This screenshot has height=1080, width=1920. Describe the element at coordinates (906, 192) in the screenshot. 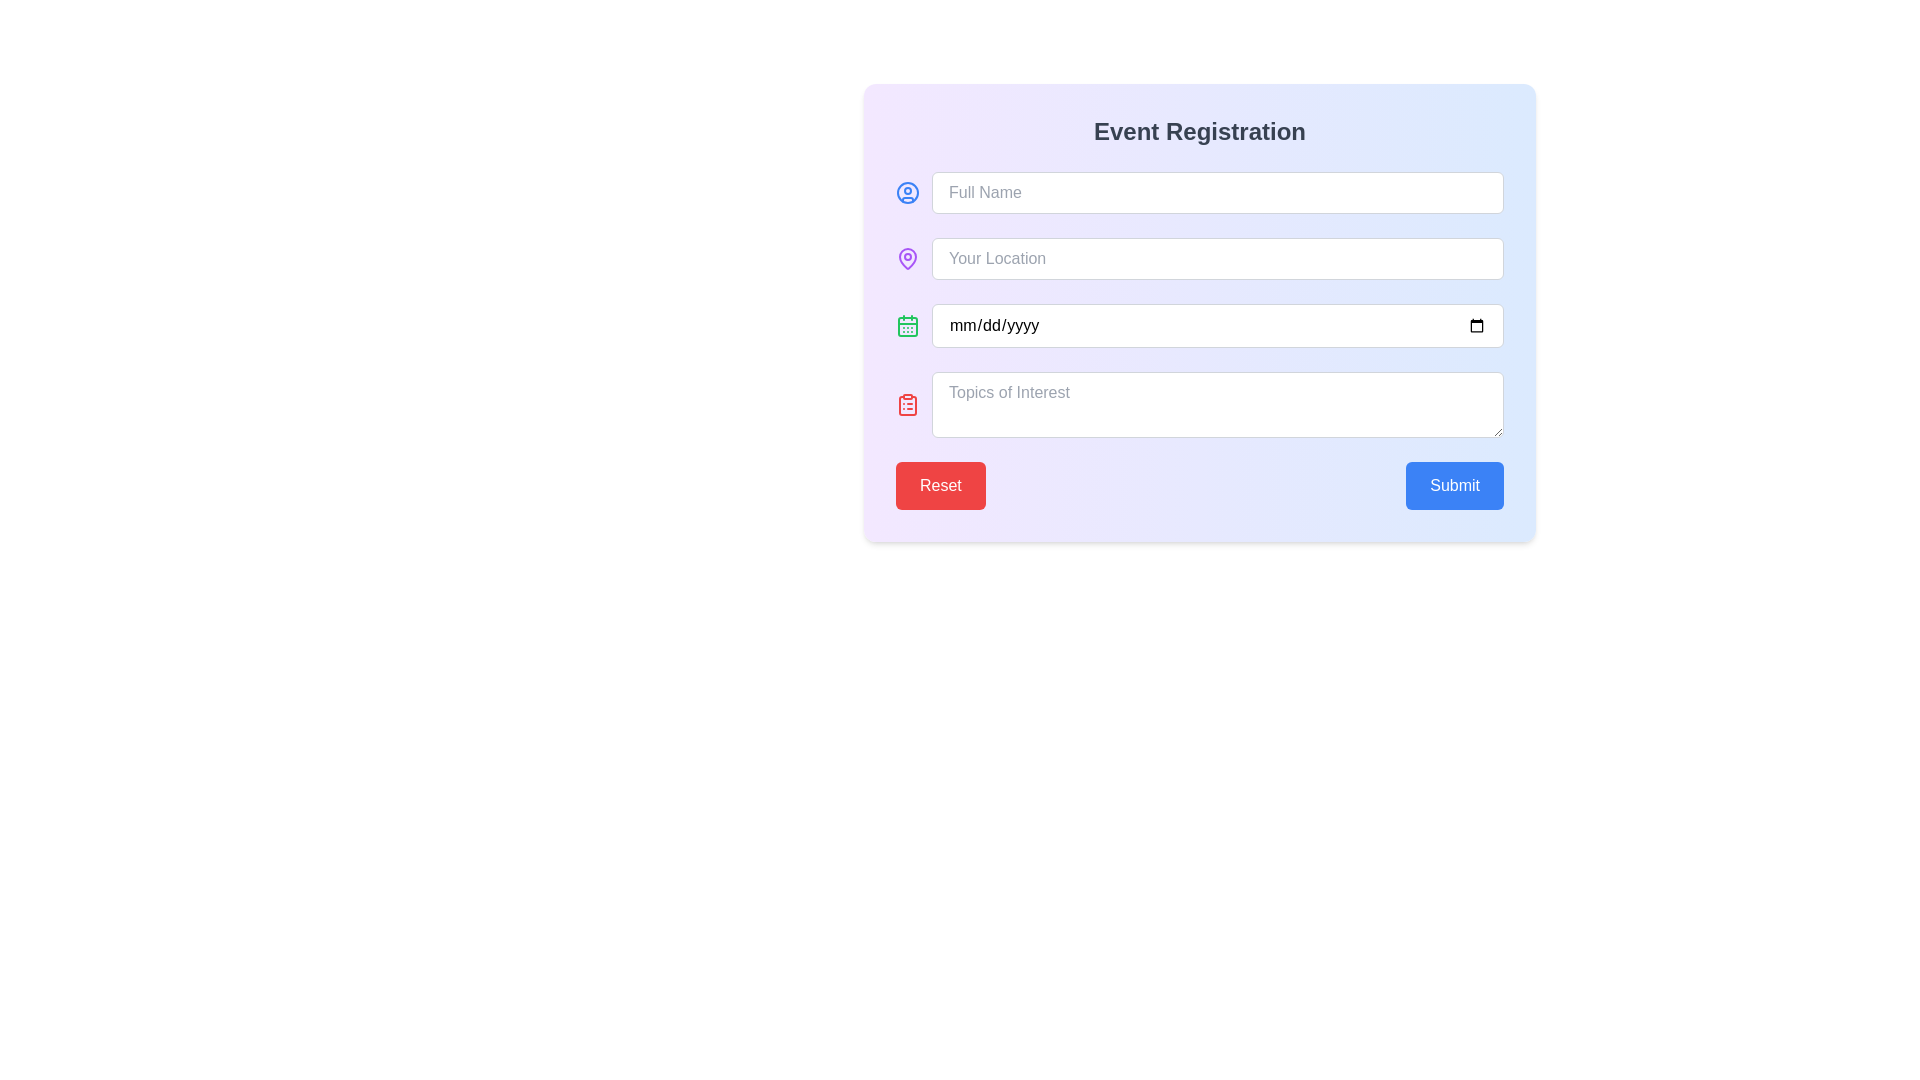

I see `the circular graphical icon with a blue outline representing a user profile, located at the top-left of the form layout` at that location.